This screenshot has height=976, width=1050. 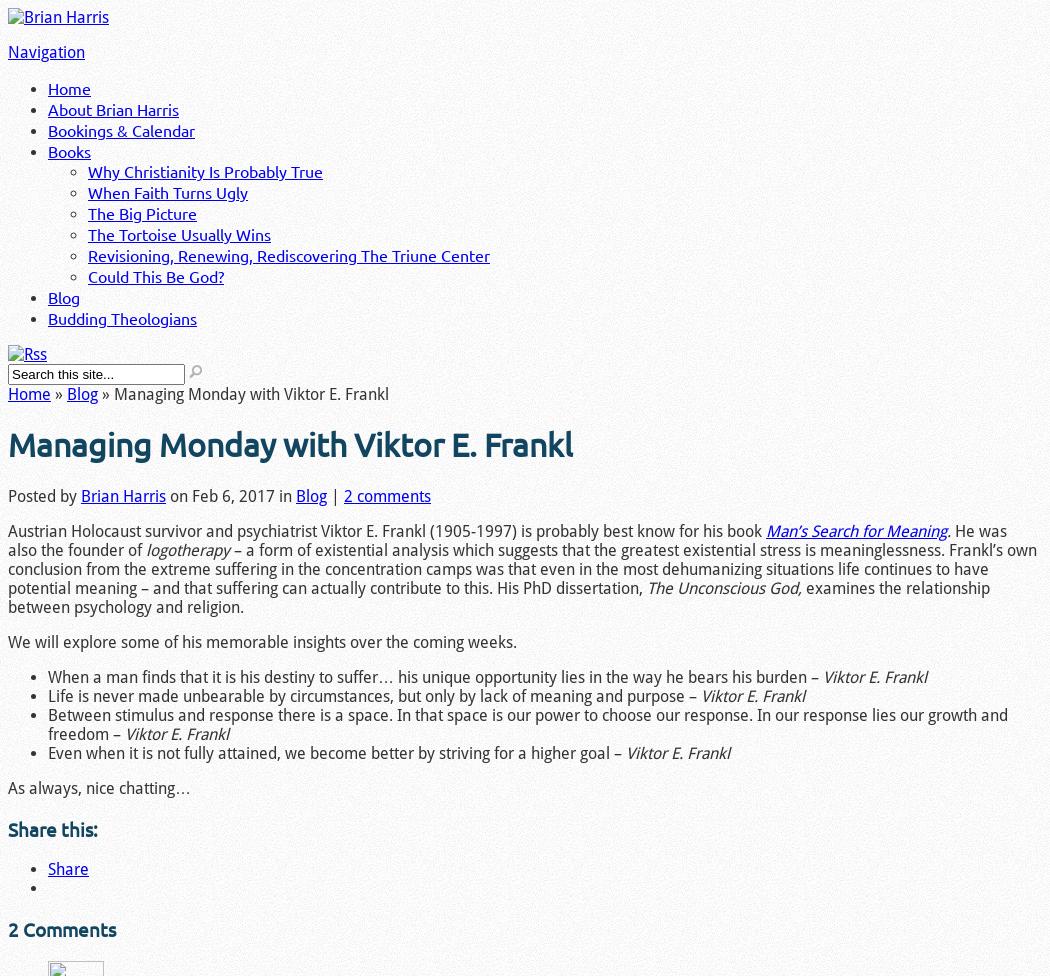 I want to click on 'When a man finds that it is his destiny to suffer… his unique opportunity lies in the way he bears his burden –', so click(x=46, y=675).